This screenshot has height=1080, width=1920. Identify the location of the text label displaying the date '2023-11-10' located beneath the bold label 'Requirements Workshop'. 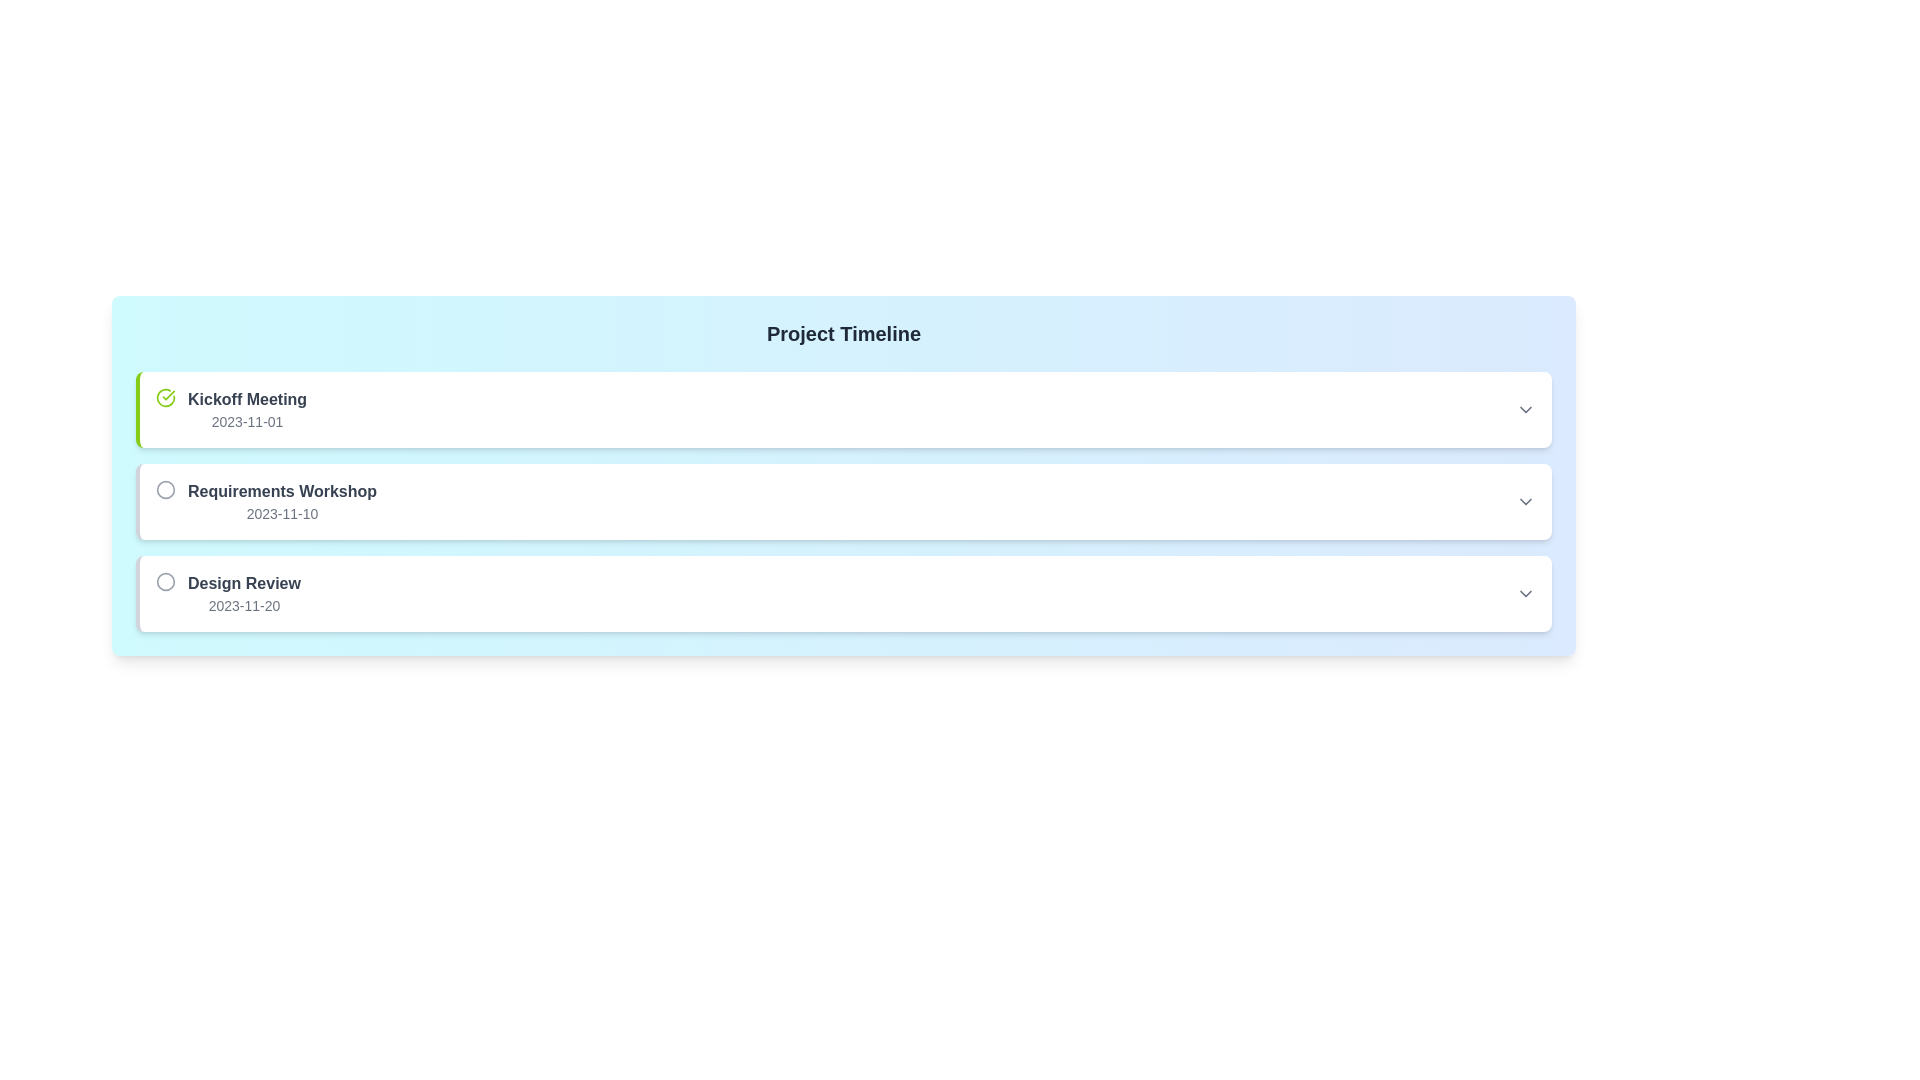
(281, 512).